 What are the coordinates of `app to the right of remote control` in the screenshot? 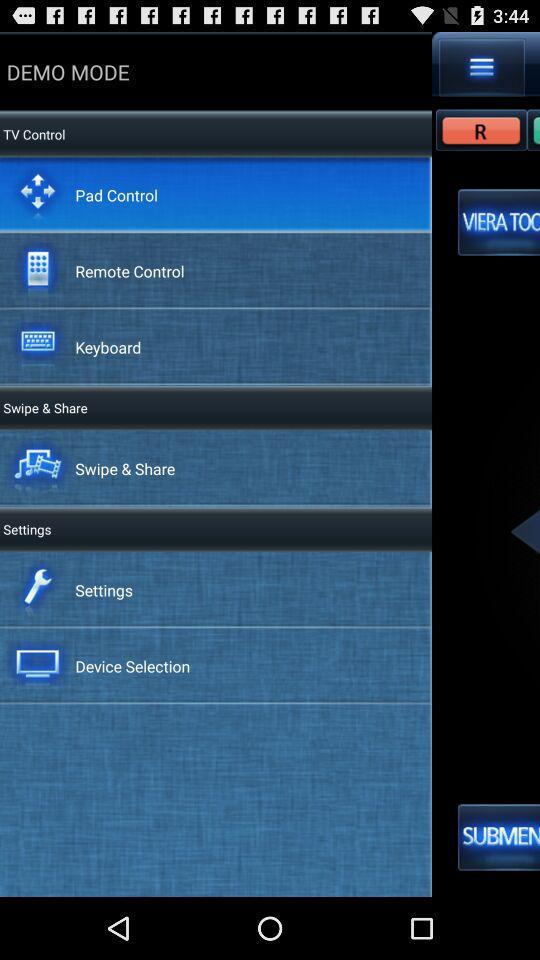 It's located at (498, 222).